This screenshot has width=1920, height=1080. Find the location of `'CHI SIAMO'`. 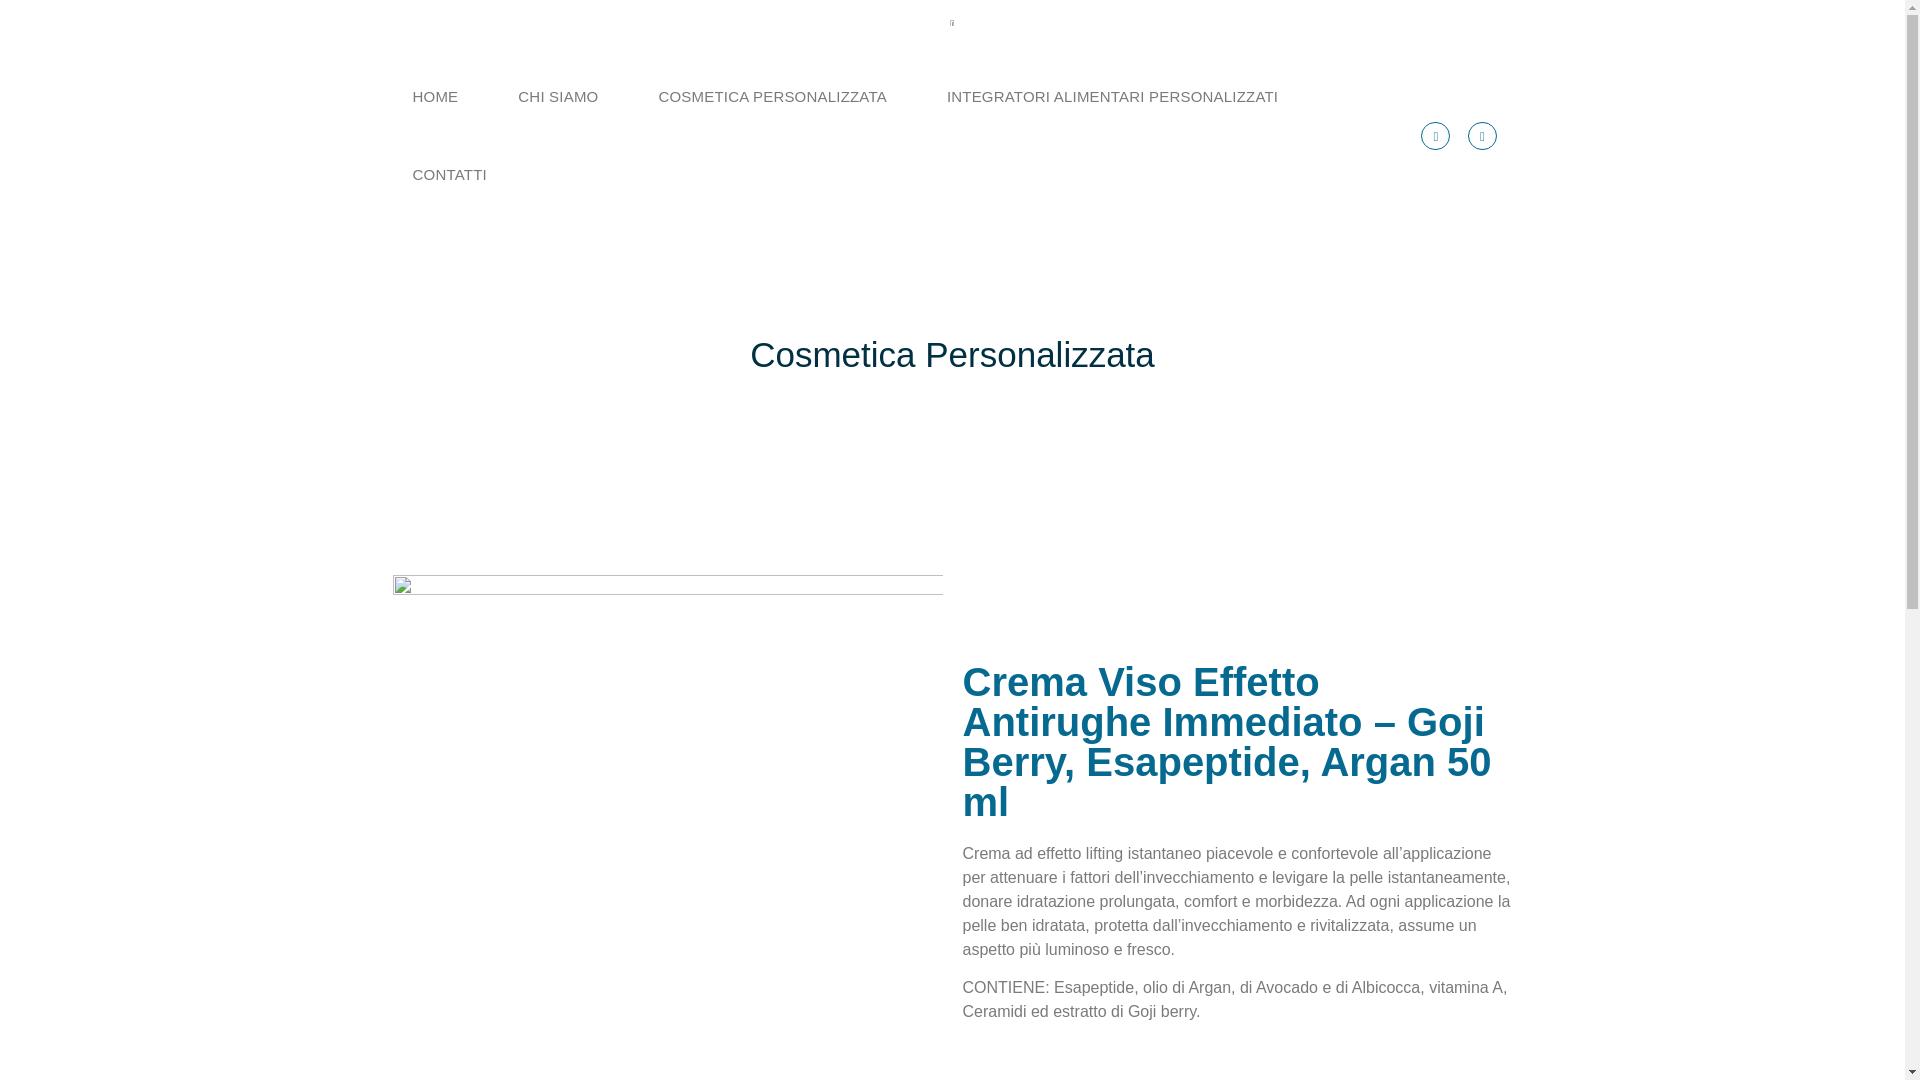

'CHI SIAMO' is located at coordinates (557, 96).